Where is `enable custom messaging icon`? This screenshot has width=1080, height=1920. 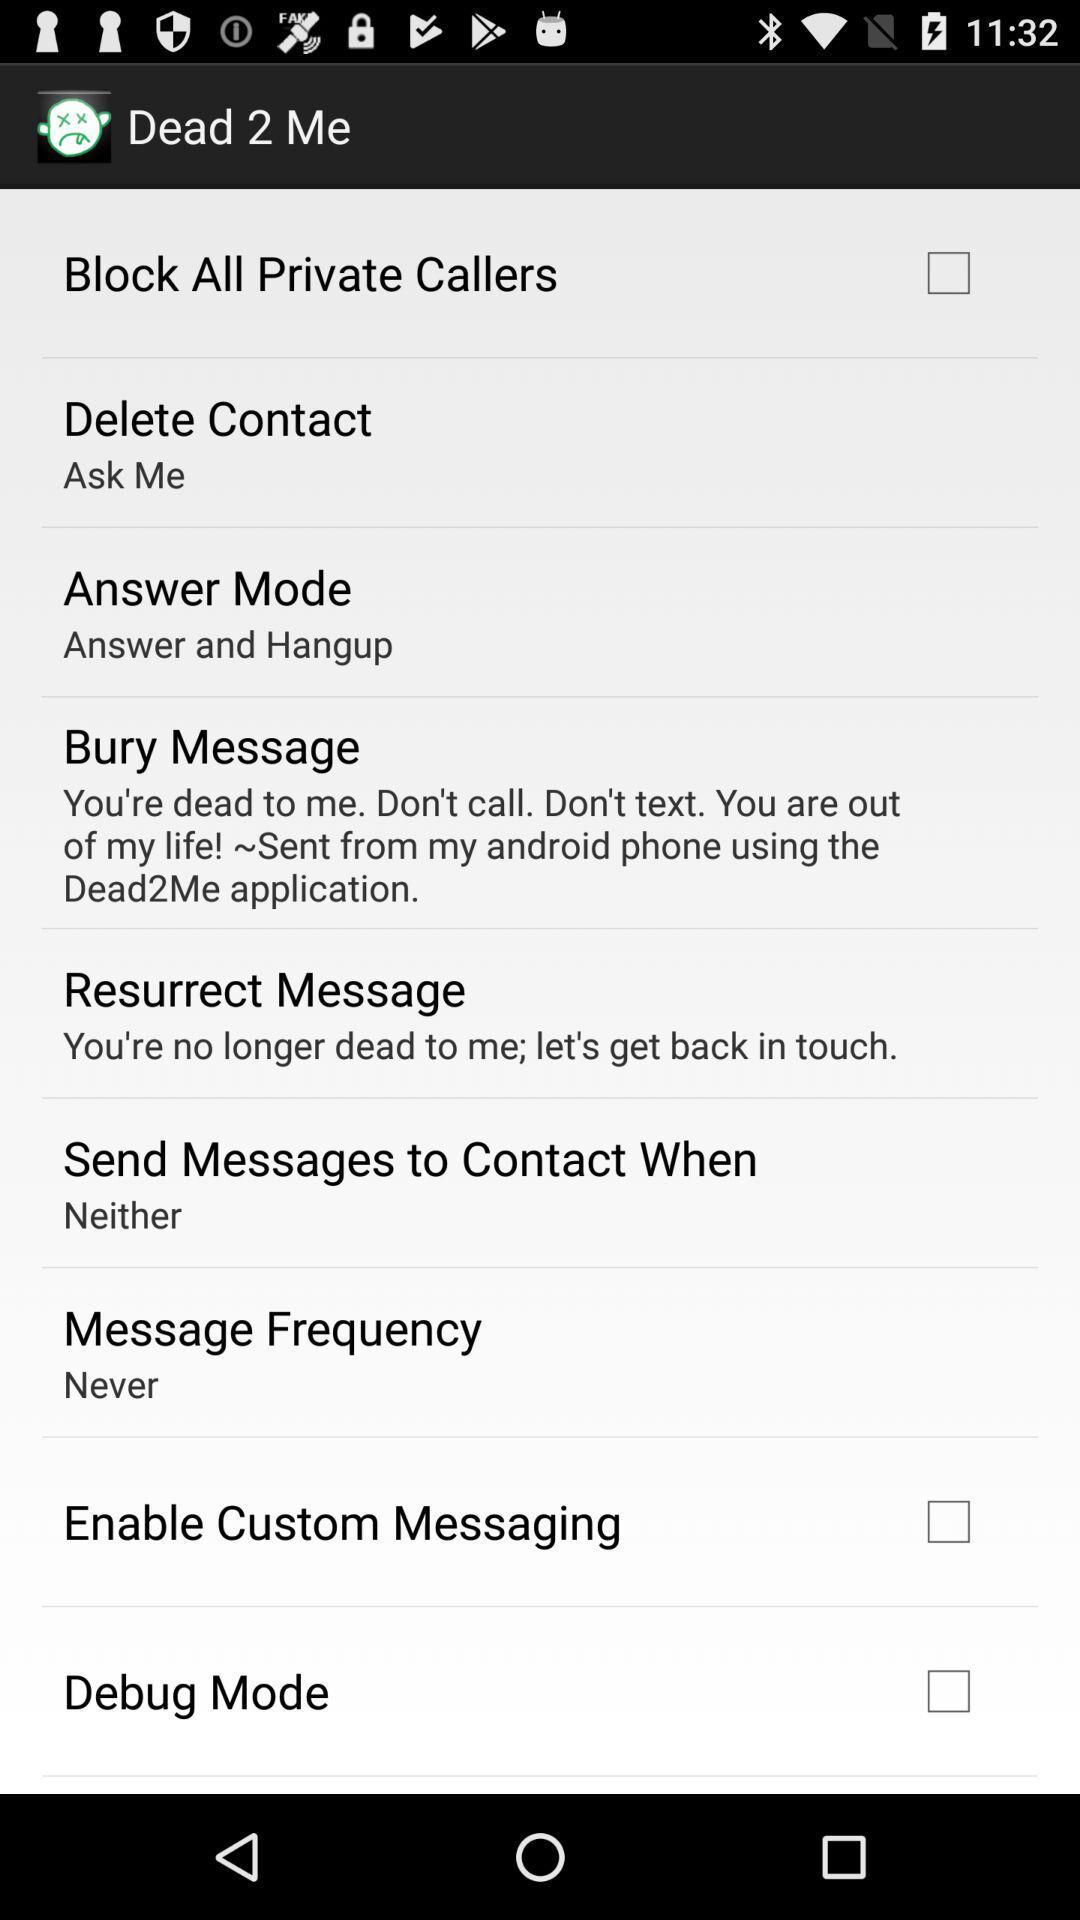
enable custom messaging icon is located at coordinates (341, 1520).